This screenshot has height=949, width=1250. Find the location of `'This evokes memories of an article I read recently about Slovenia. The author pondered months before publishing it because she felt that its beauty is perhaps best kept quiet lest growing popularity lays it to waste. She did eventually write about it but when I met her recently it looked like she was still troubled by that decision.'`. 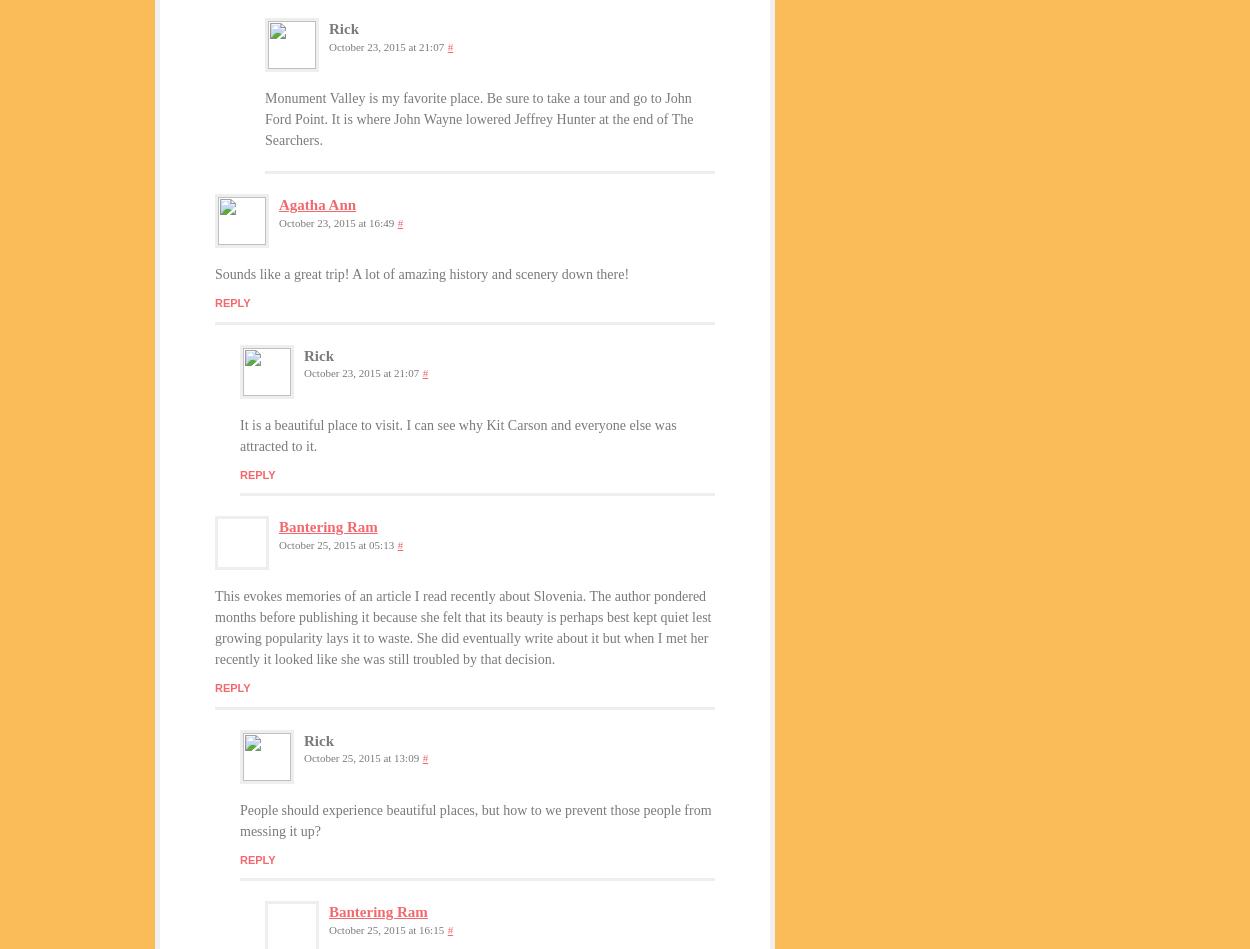

'This evokes memories of an article I read recently about Slovenia. The author pondered months before publishing it because she felt that its beauty is perhaps best kept quiet lest growing popularity lays it to waste. She did eventually write about it but when I met her recently it looked like she was still troubled by that decision.' is located at coordinates (462, 626).